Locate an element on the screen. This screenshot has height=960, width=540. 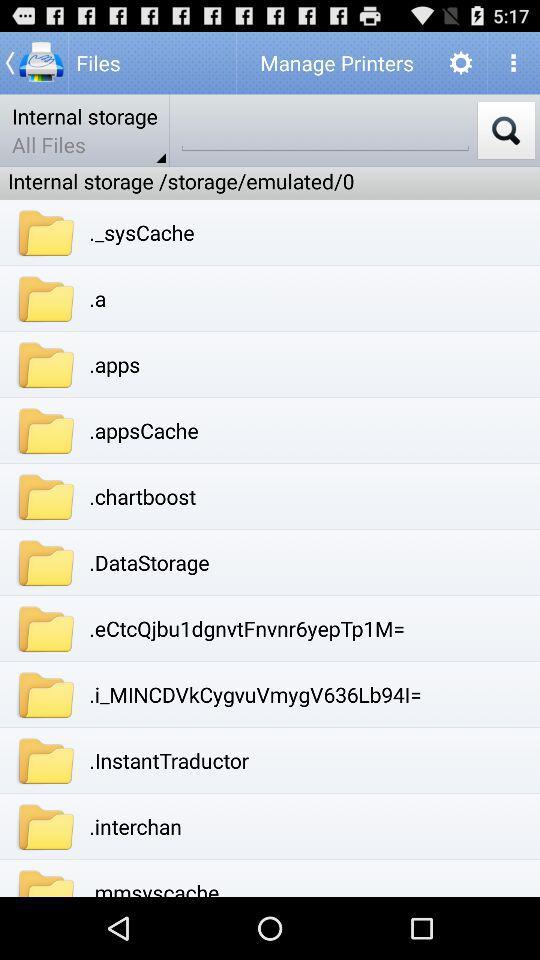
item above the .i_mincdvkcygvuvmygv636lb94i= app is located at coordinates (247, 627).